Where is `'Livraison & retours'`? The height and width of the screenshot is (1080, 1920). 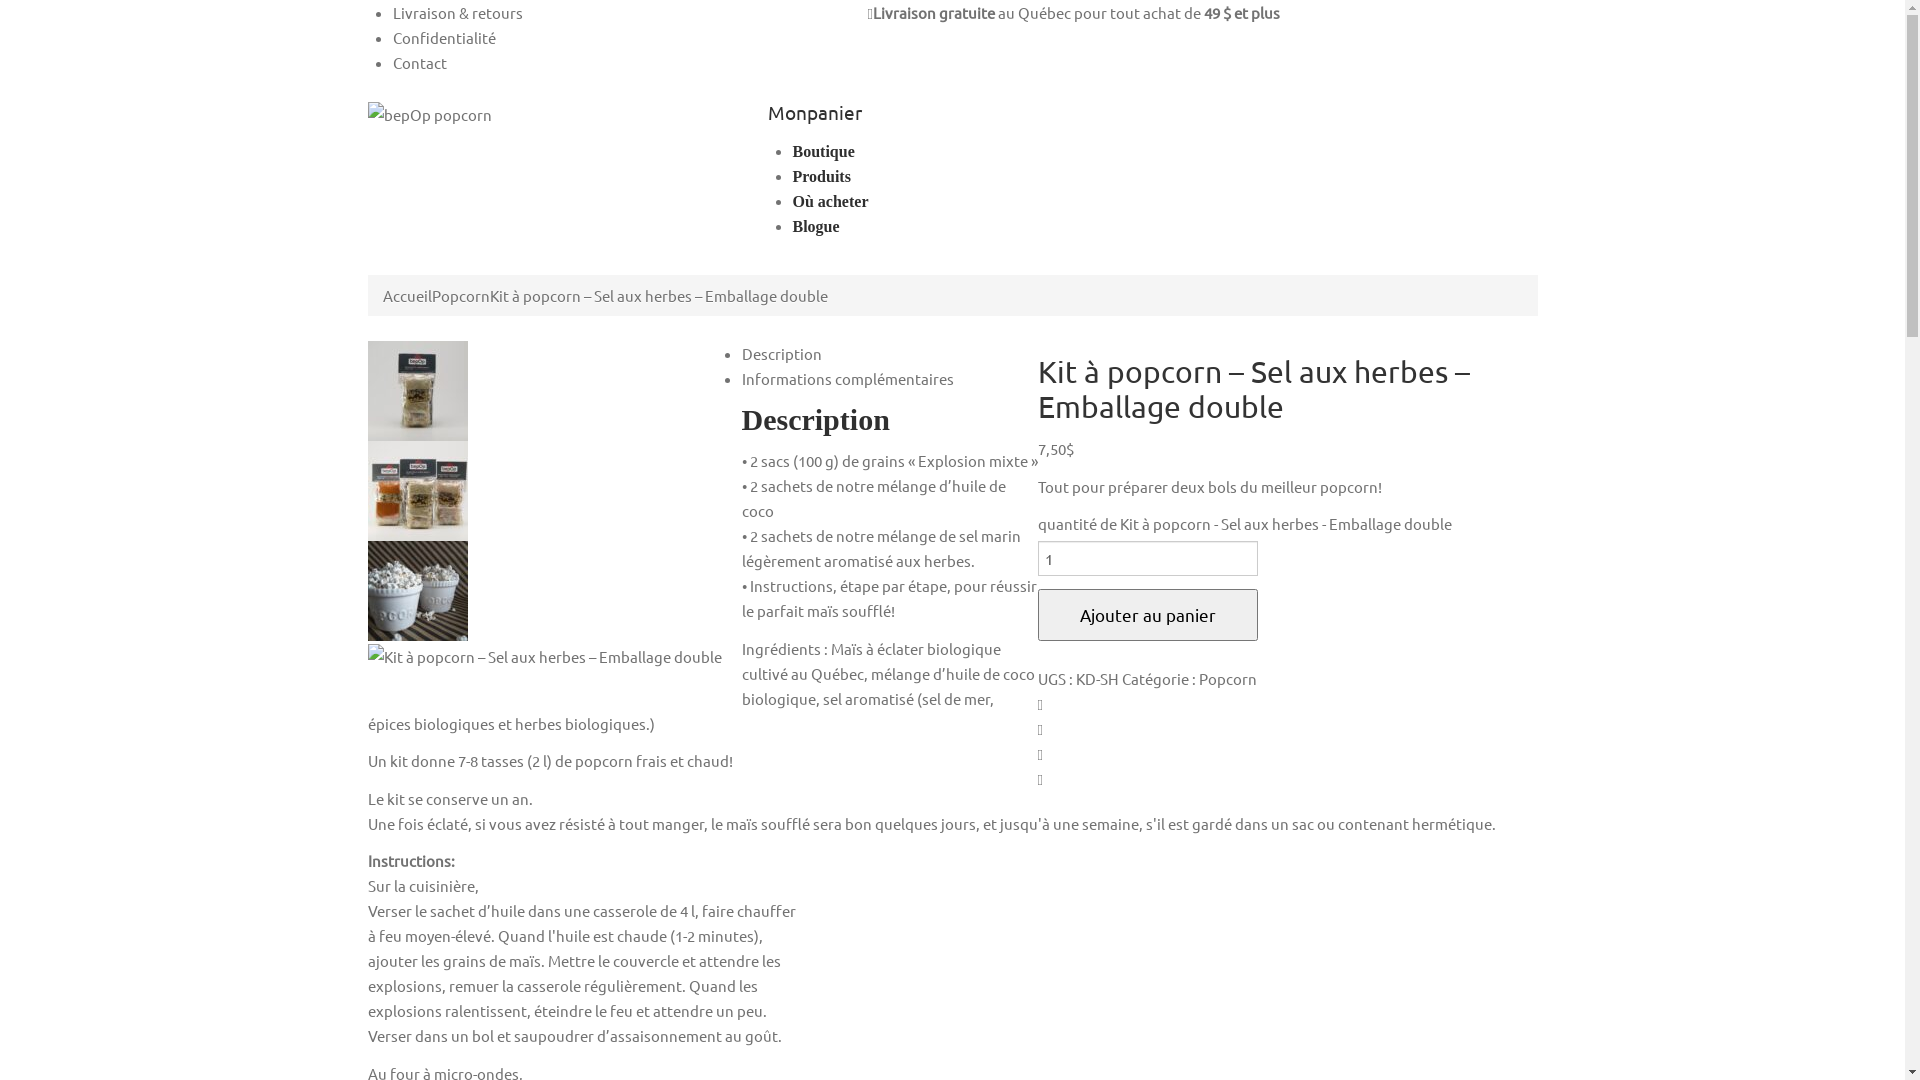
'Livraison & retours' is located at coordinates (455, 12).